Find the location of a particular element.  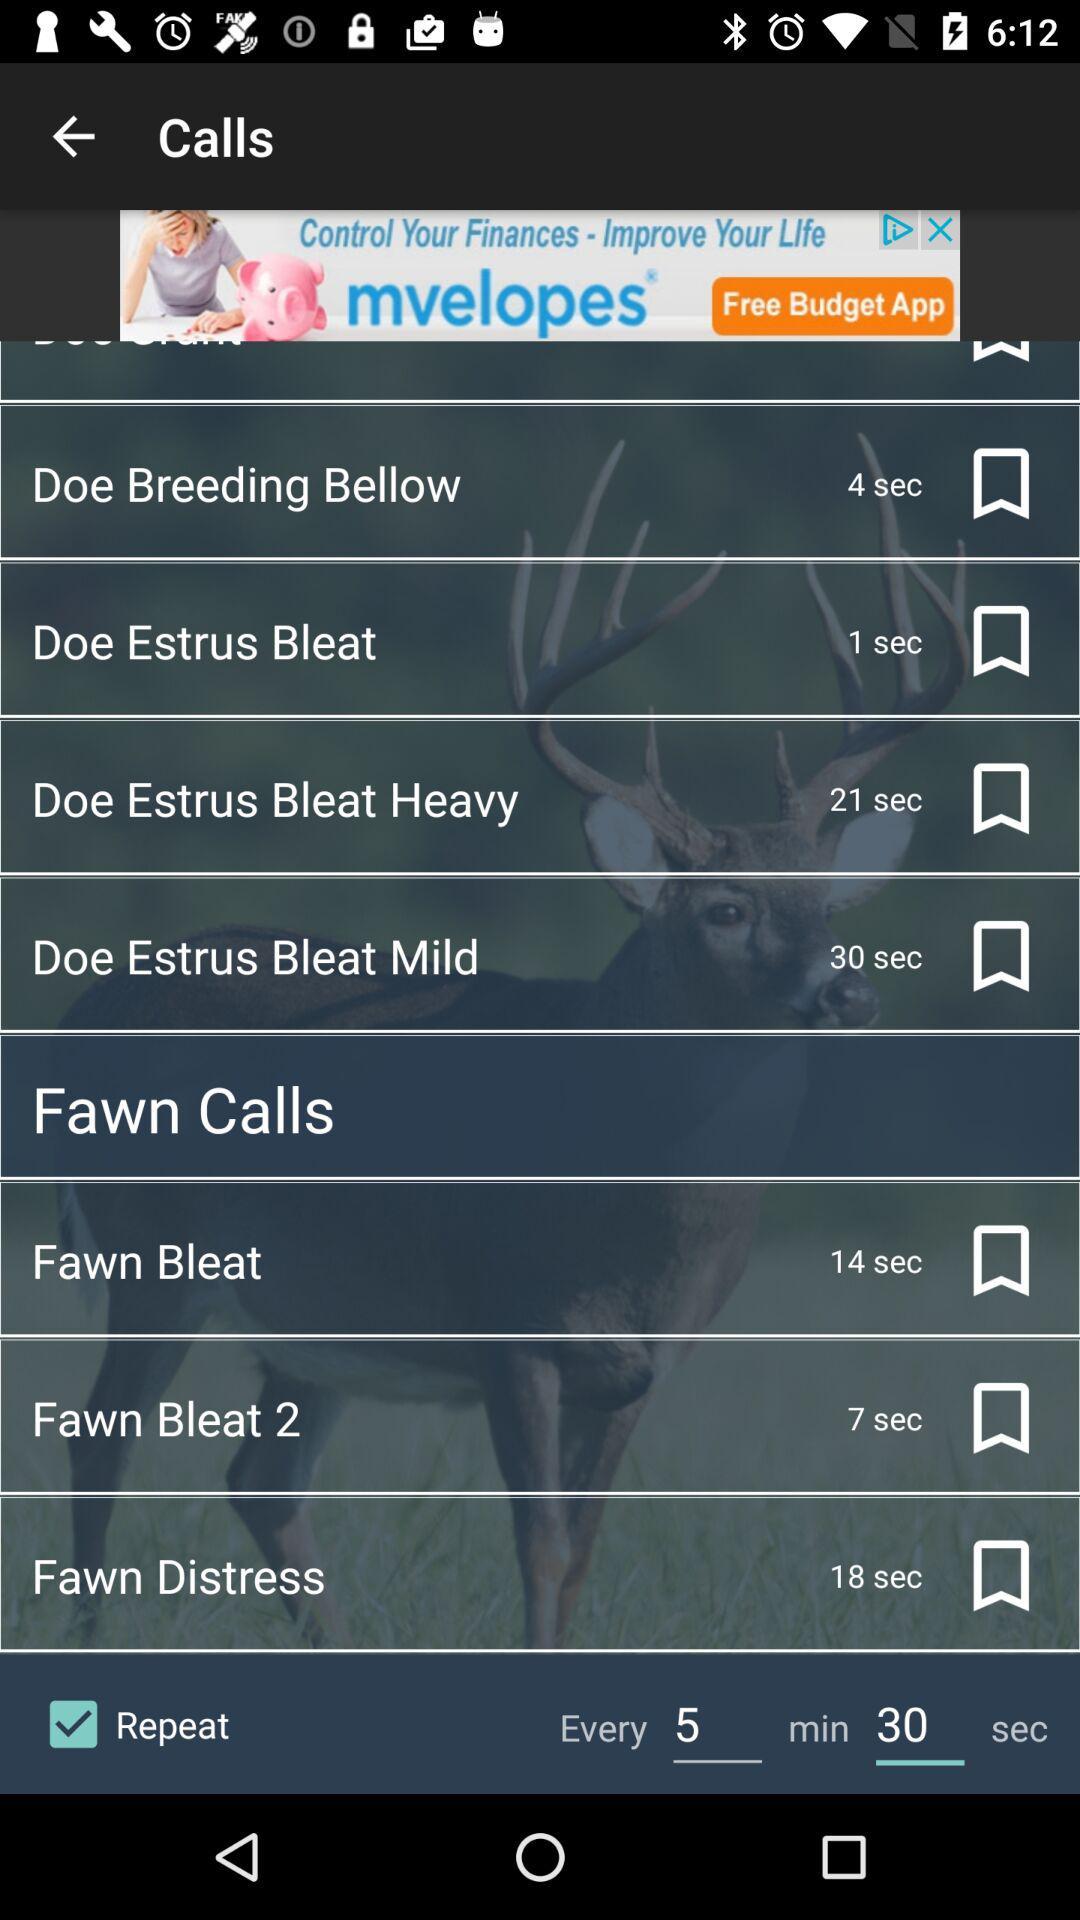

the bookmark icon is located at coordinates (984, 1574).